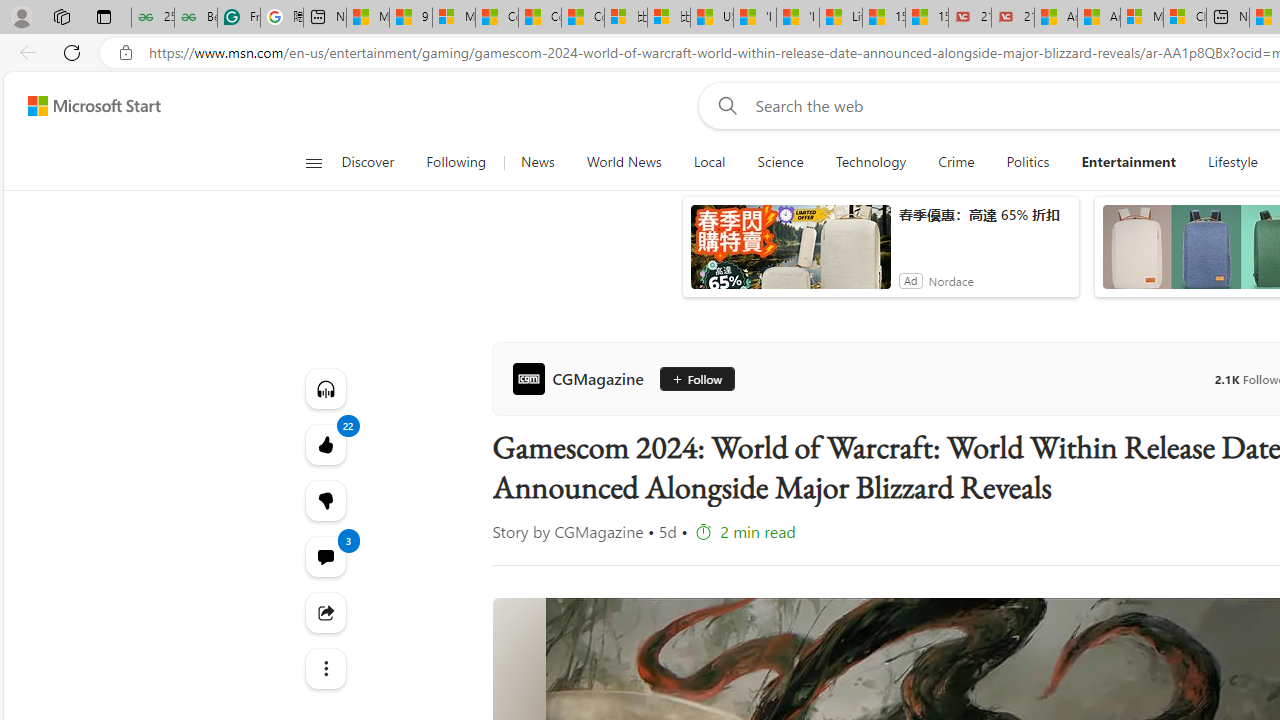 The width and height of the screenshot is (1280, 720). What do you see at coordinates (196, 17) in the screenshot?
I see `'Best SSL Certificates Provider in India - GeeksforGeeks'` at bounding box center [196, 17].